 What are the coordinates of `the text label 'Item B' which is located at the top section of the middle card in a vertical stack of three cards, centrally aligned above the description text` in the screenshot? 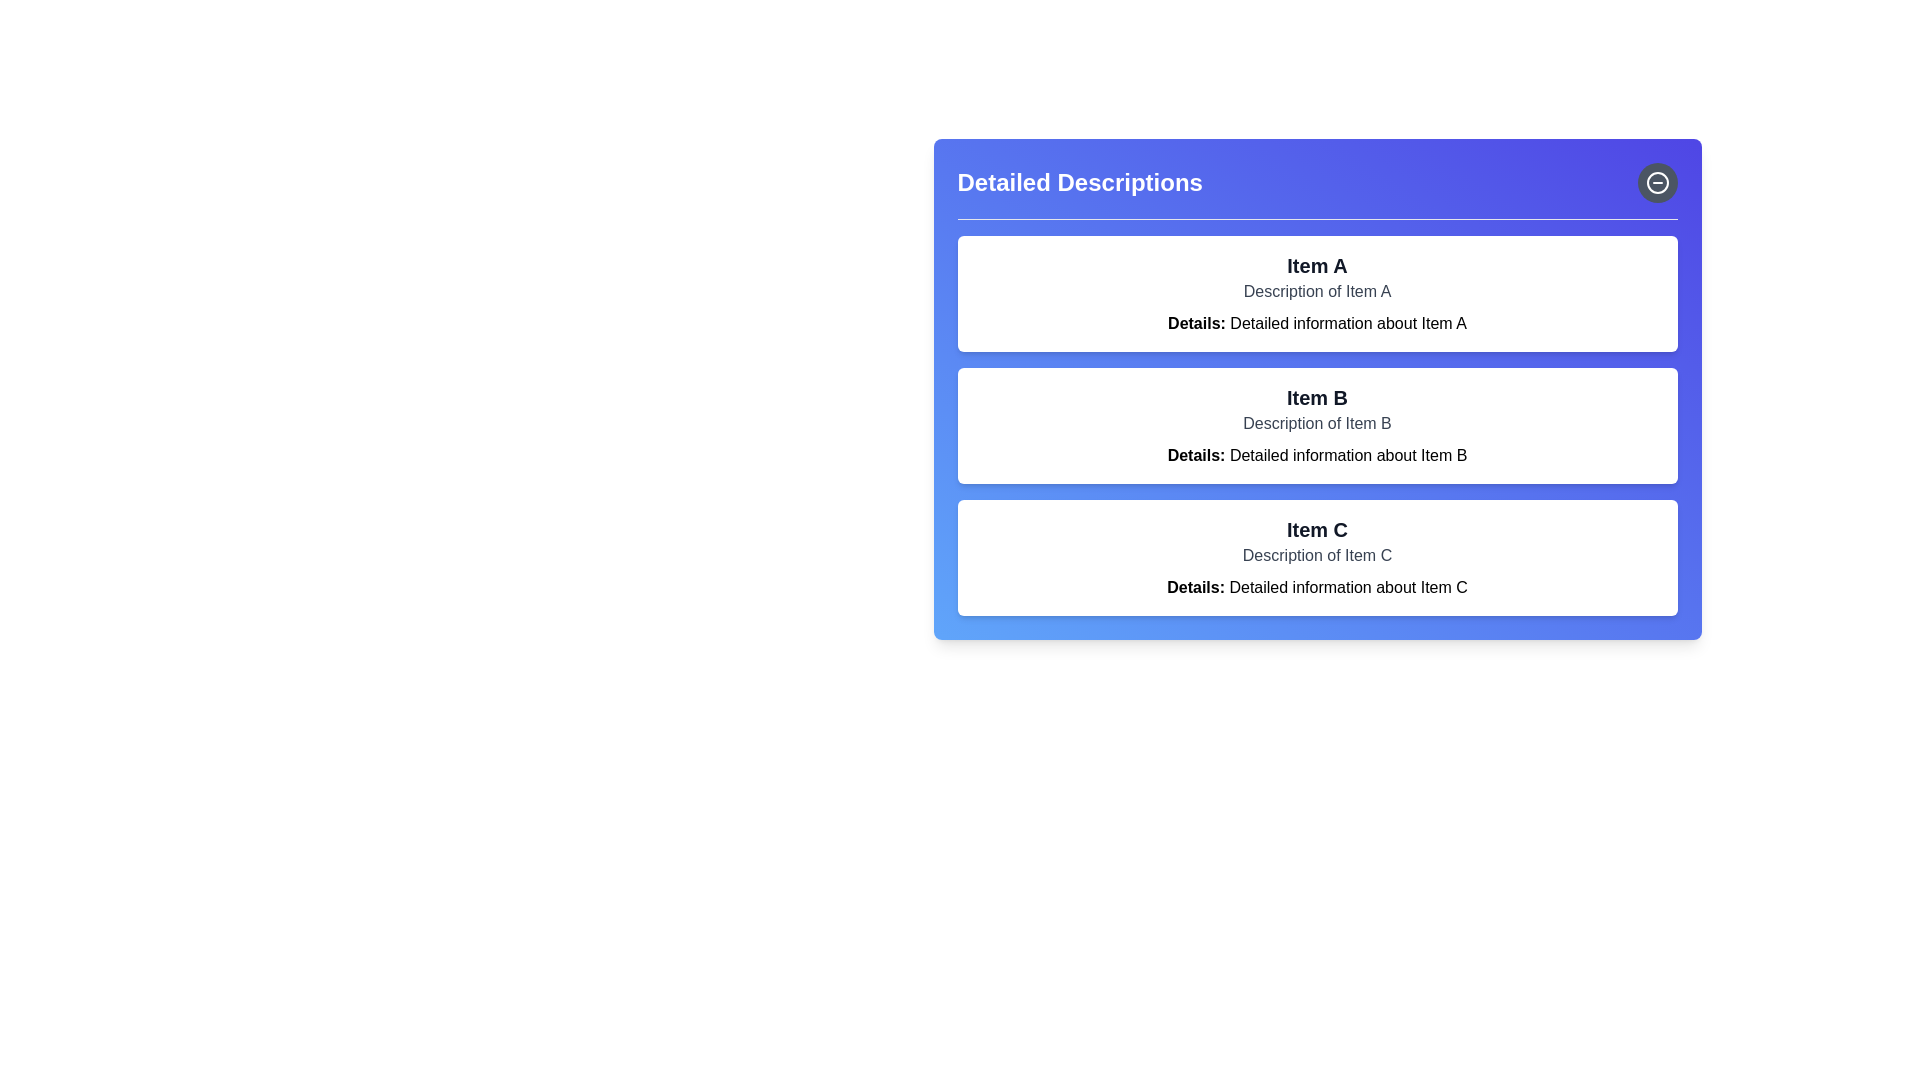 It's located at (1317, 397).